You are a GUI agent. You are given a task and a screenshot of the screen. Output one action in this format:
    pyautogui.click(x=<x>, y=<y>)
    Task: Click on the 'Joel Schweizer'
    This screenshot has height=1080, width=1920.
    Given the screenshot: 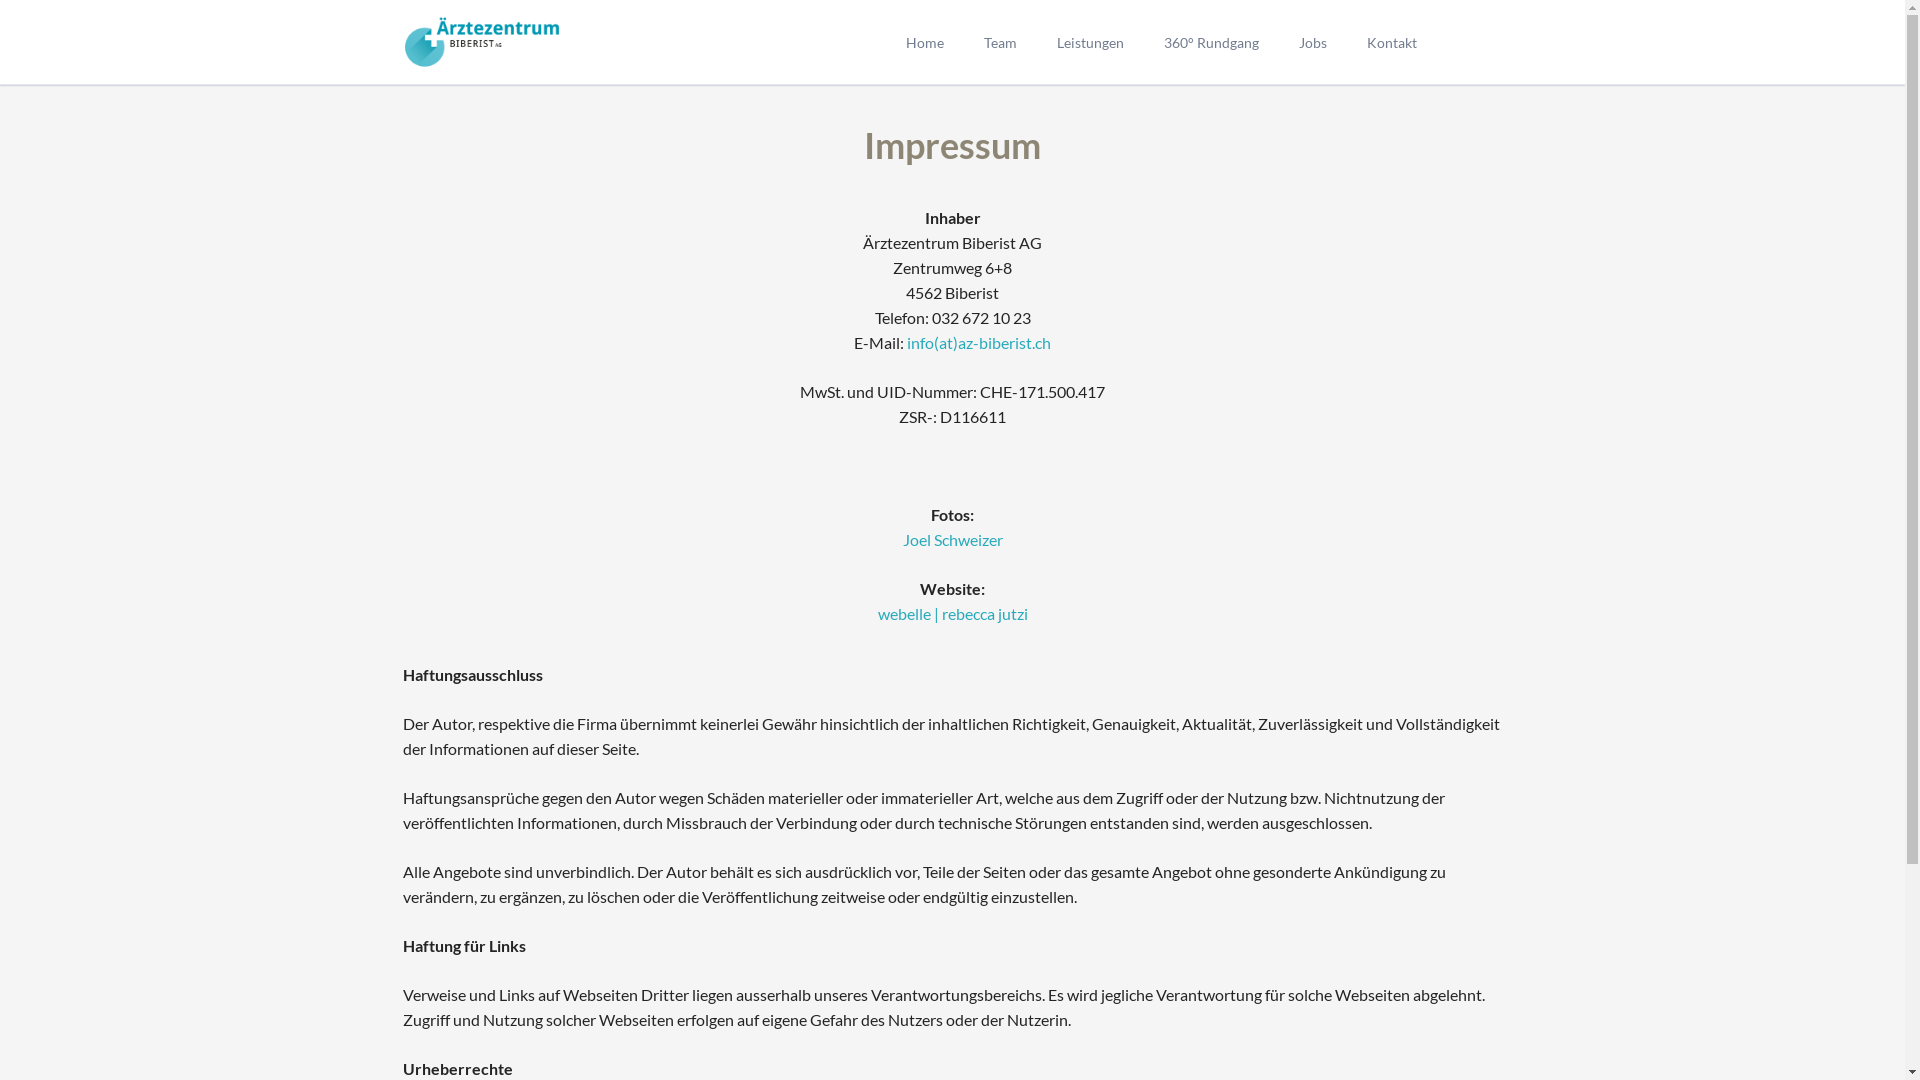 What is the action you would take?
    pyautogui.click(x=950, y=538)
    